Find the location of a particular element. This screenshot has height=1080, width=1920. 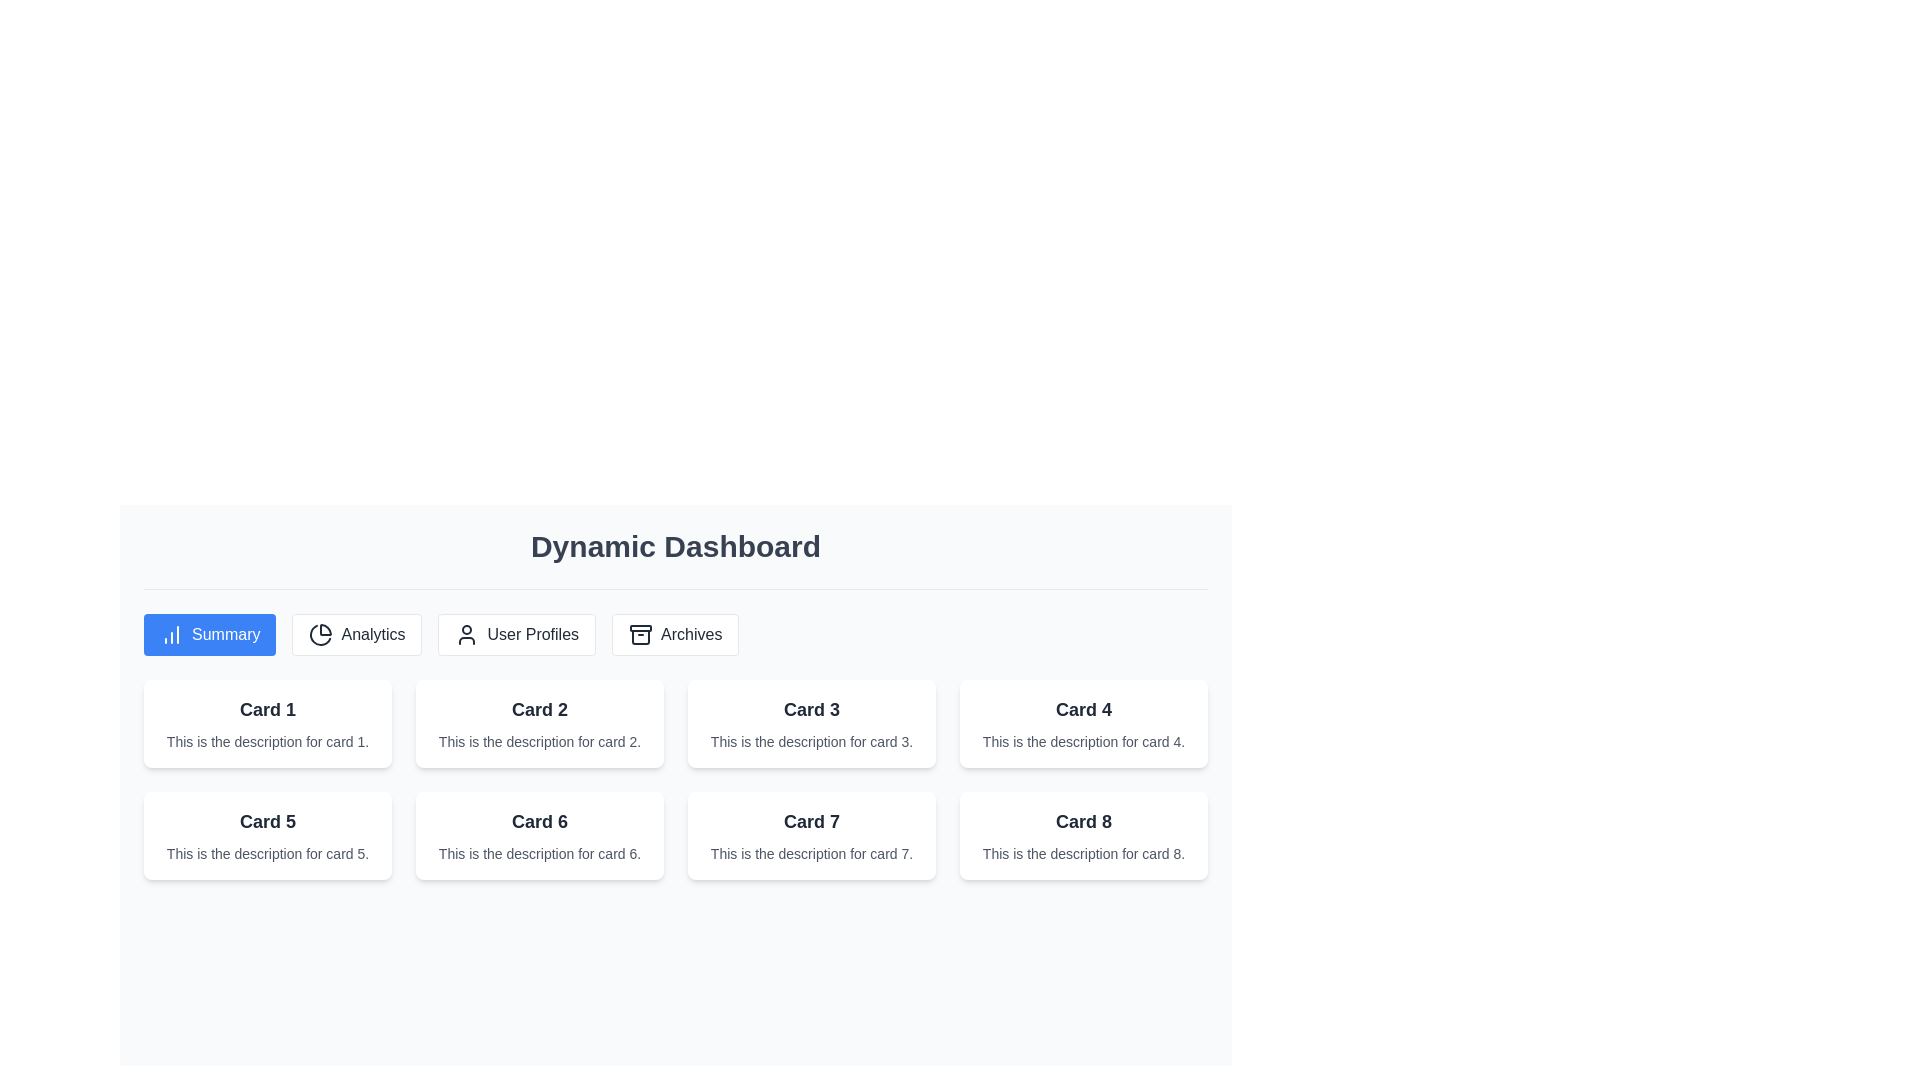

the Text Label that provides additional information about 'Card 7', located beneath the card's title in the 4x2 grid layout is located at coordinates (811, 853).